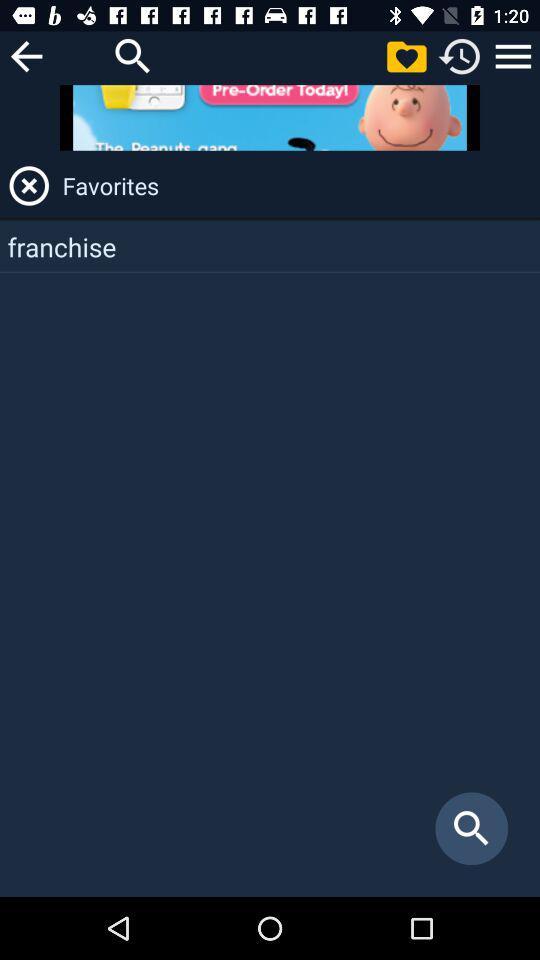 The height and width of the screenshot is (960, 540). What do you see at coordinates (25, 55) in the screenshot?
I see `the arrow_backward icon` at bounding box center [25, 55].